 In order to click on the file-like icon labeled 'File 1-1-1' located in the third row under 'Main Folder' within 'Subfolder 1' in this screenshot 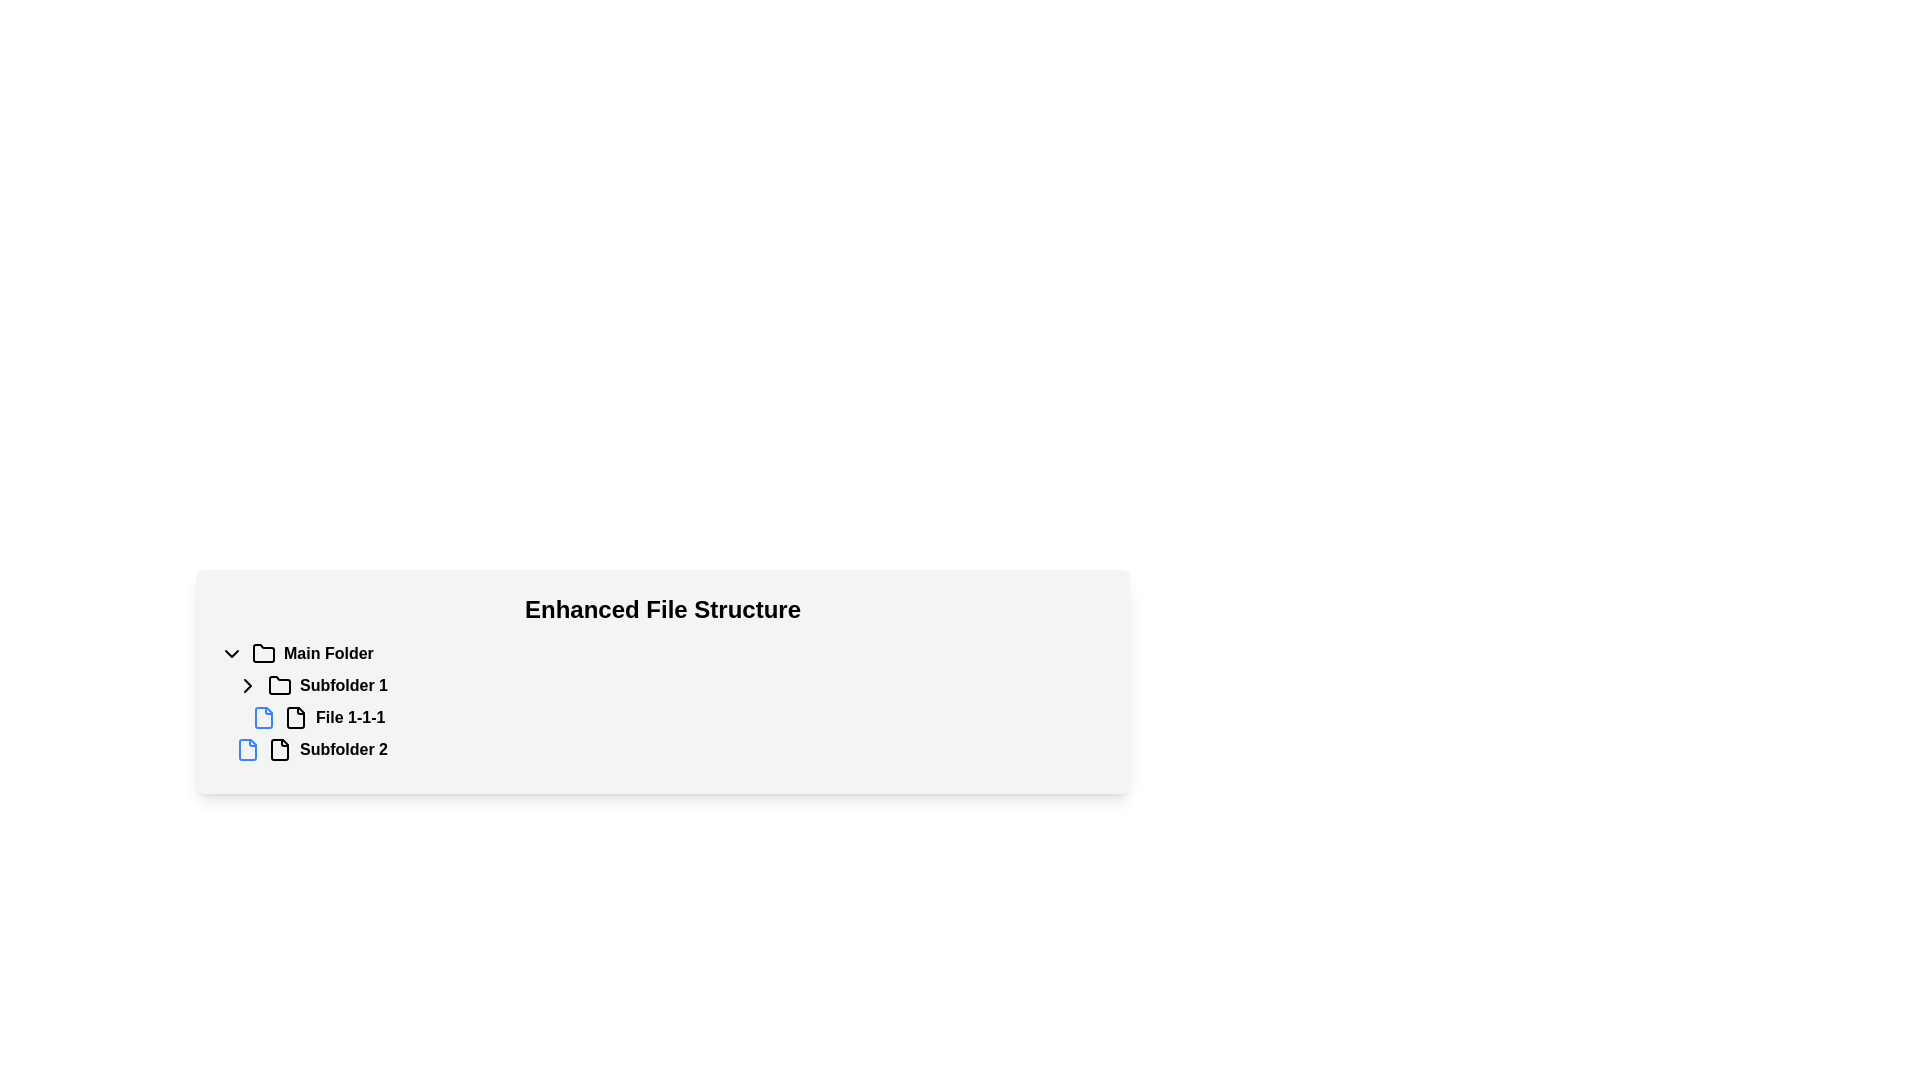, I will do `click(295, 716)`.